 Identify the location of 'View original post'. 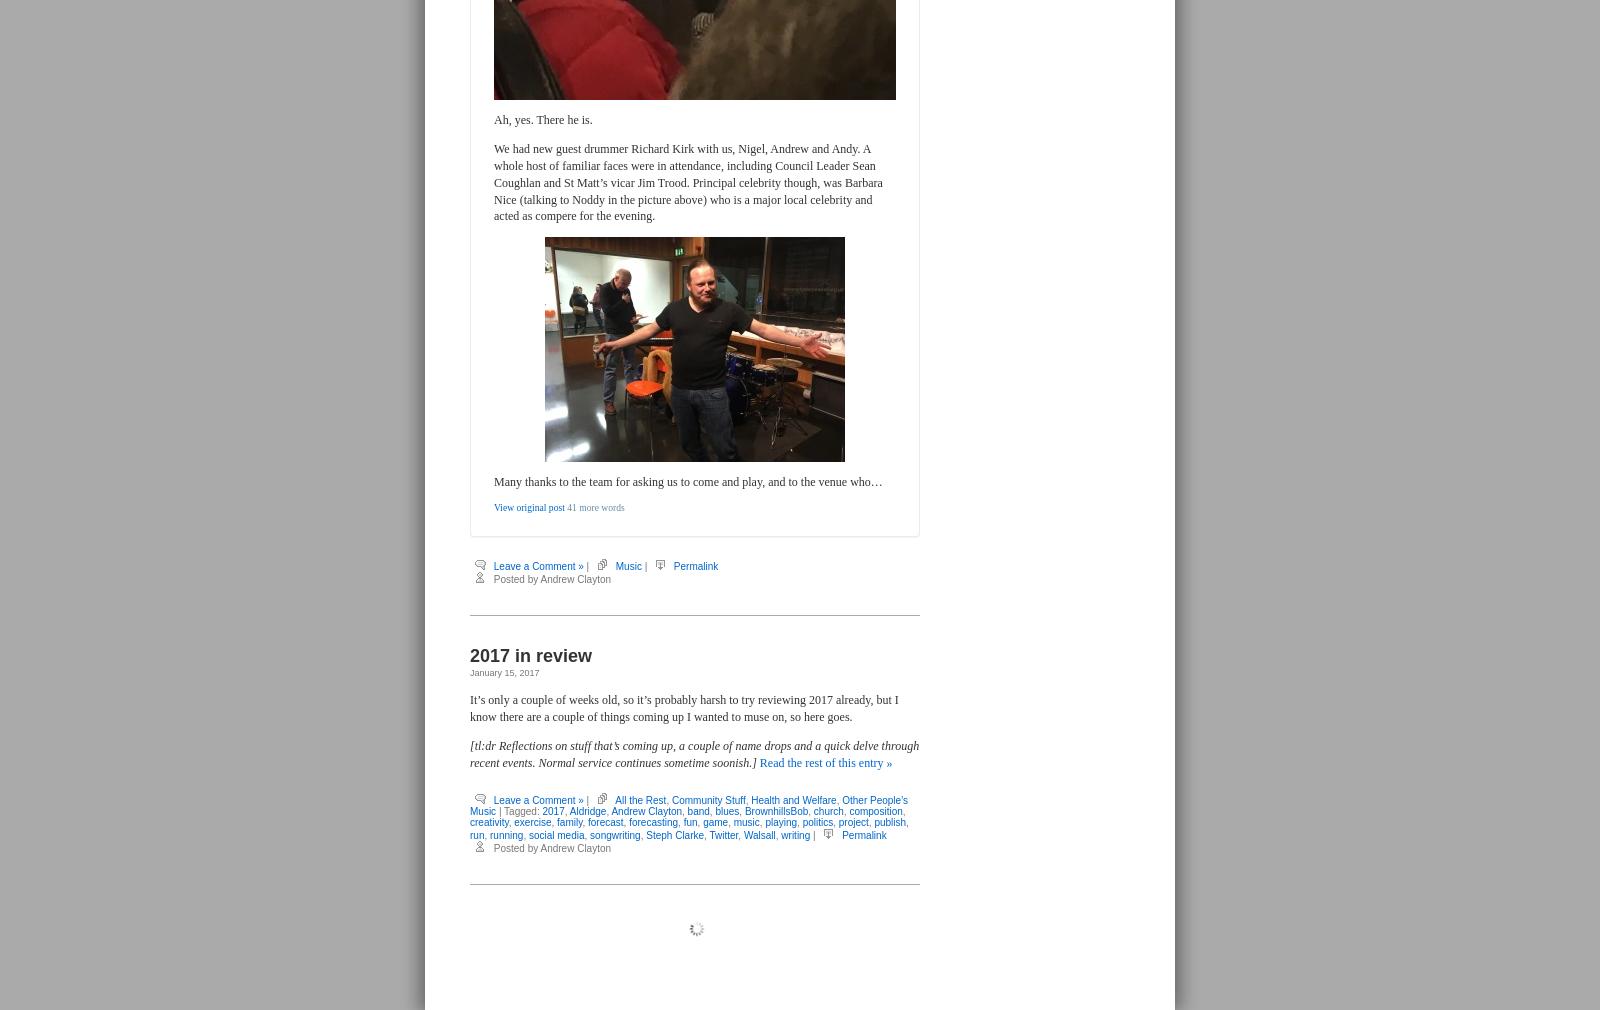
(527, 506).